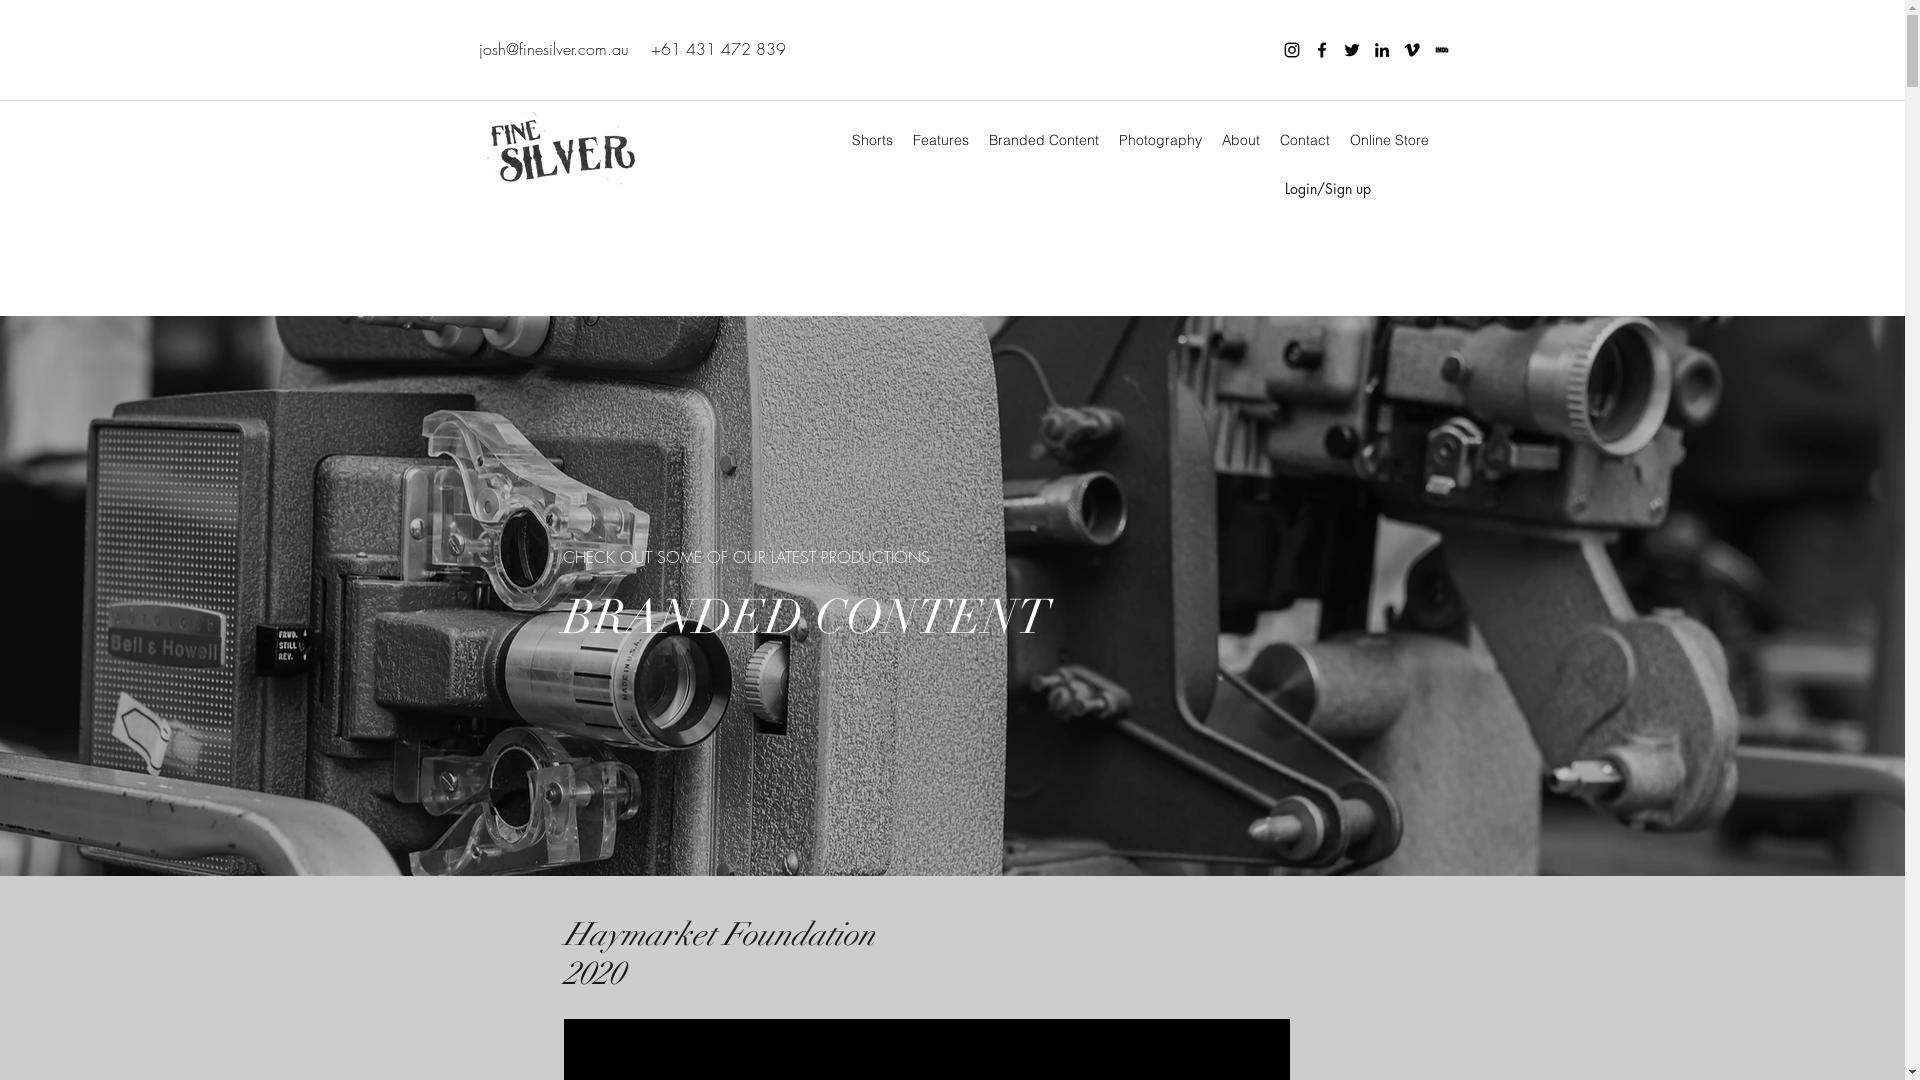 This screenshot has width=1920, height=1080. I want to click on 'Branded Content', so click(978, 138).